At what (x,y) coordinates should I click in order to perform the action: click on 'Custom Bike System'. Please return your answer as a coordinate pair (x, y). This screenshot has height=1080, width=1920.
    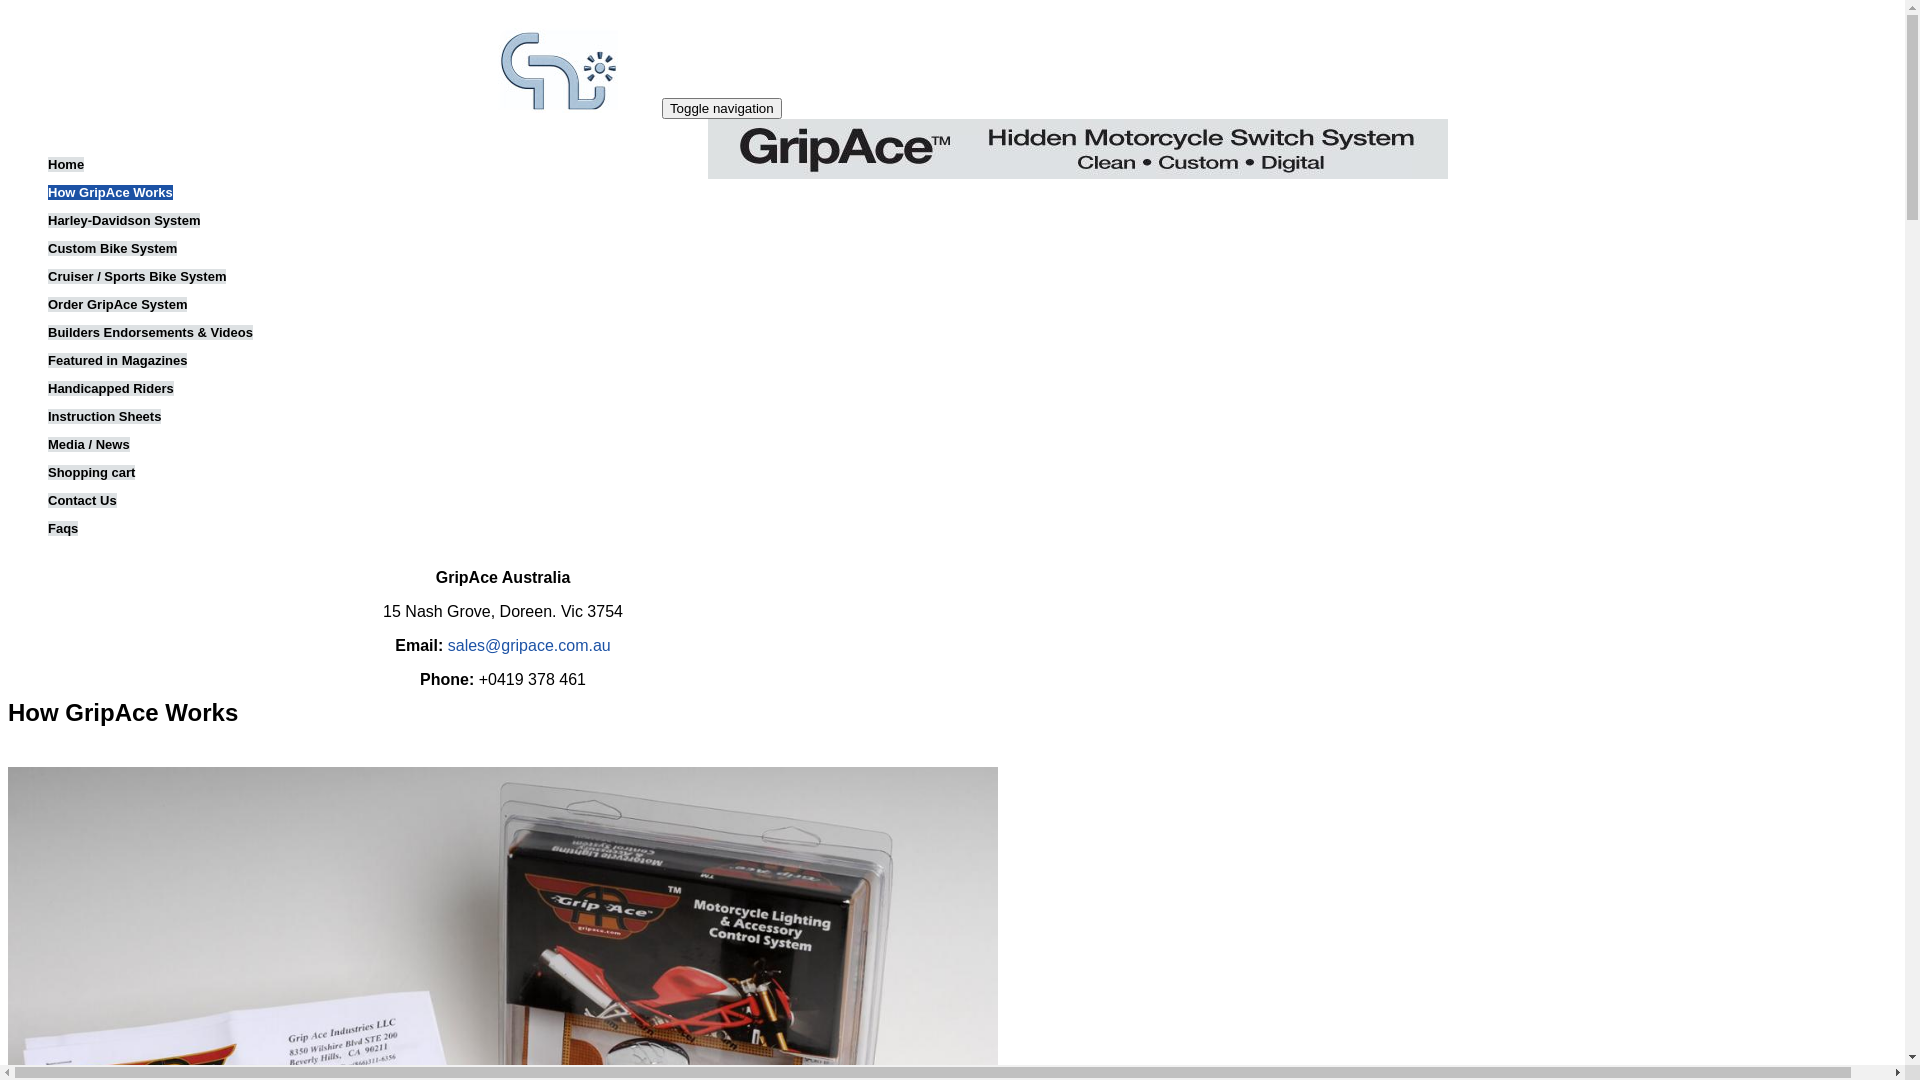
    Looking at the image, I should click on (111, 247).